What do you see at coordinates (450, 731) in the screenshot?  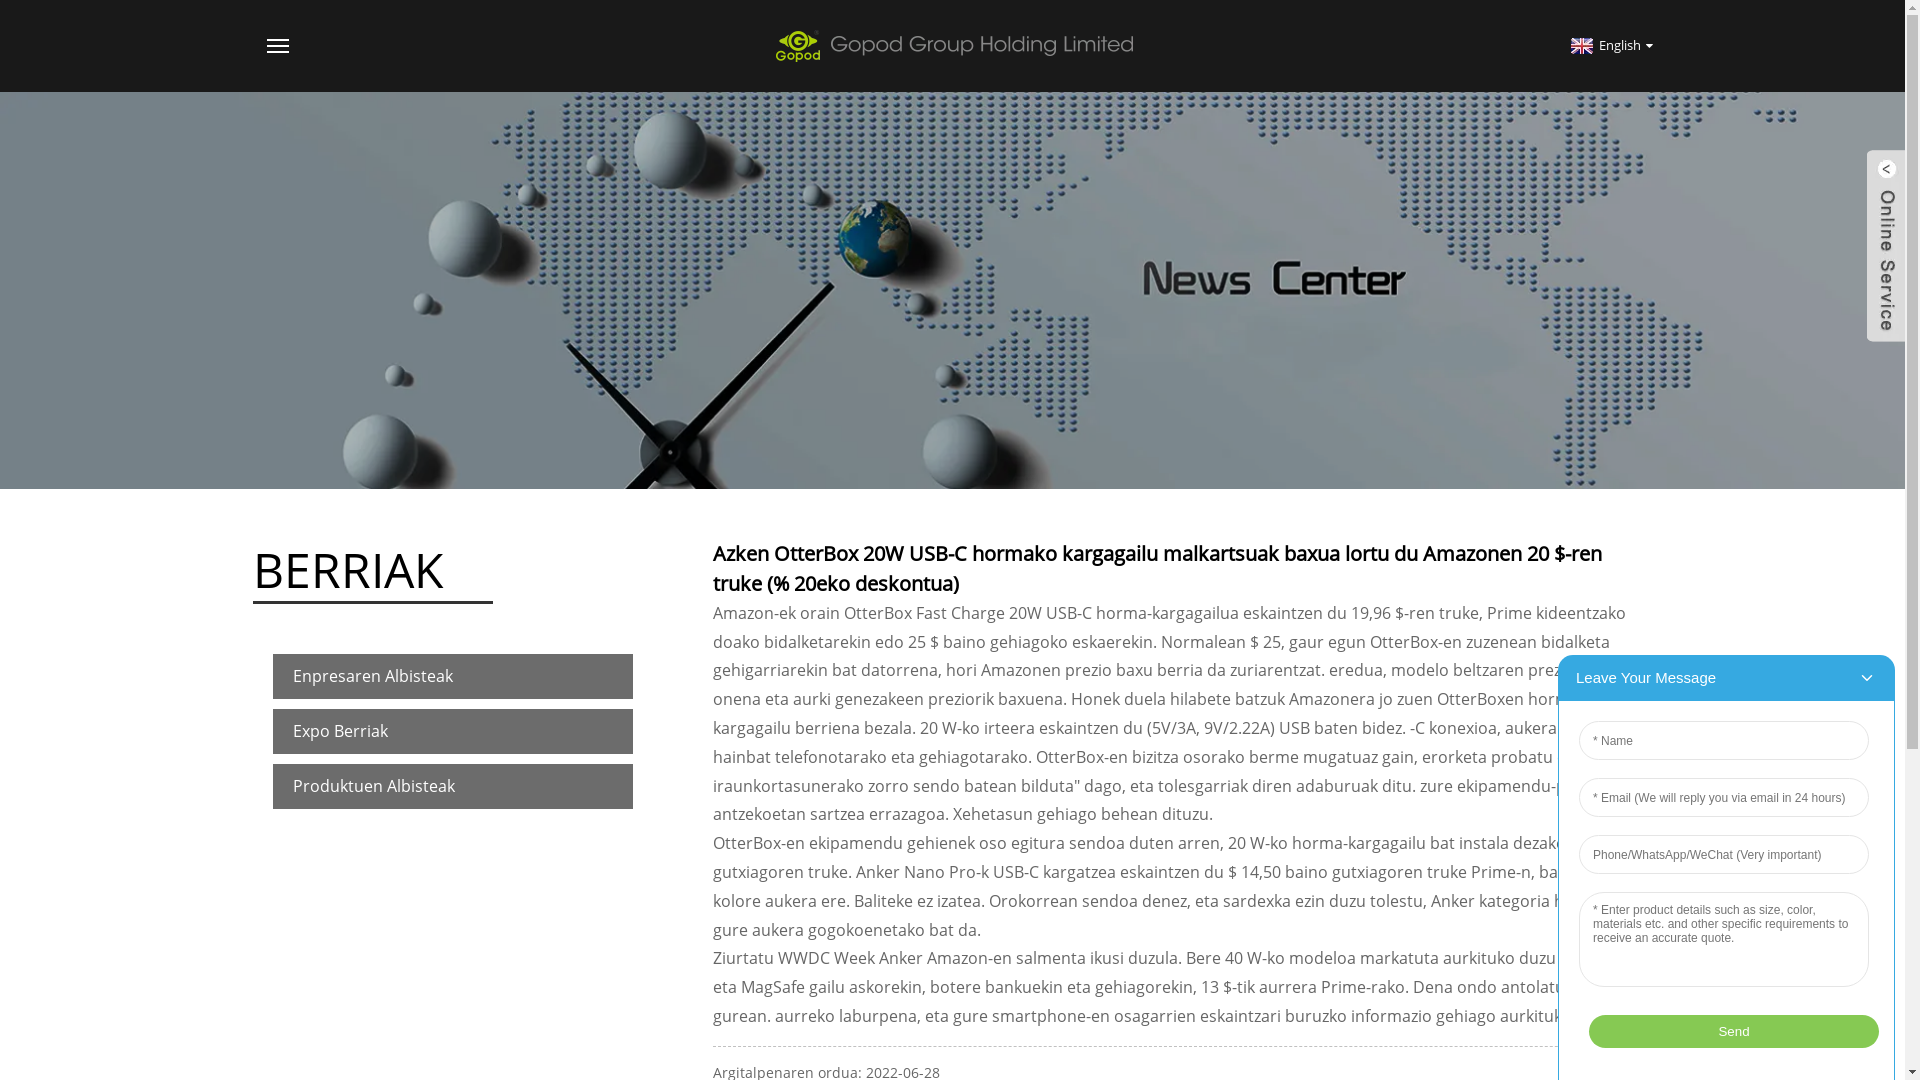 I see `'Expo Berriak'` at bounding box center [450, 731].